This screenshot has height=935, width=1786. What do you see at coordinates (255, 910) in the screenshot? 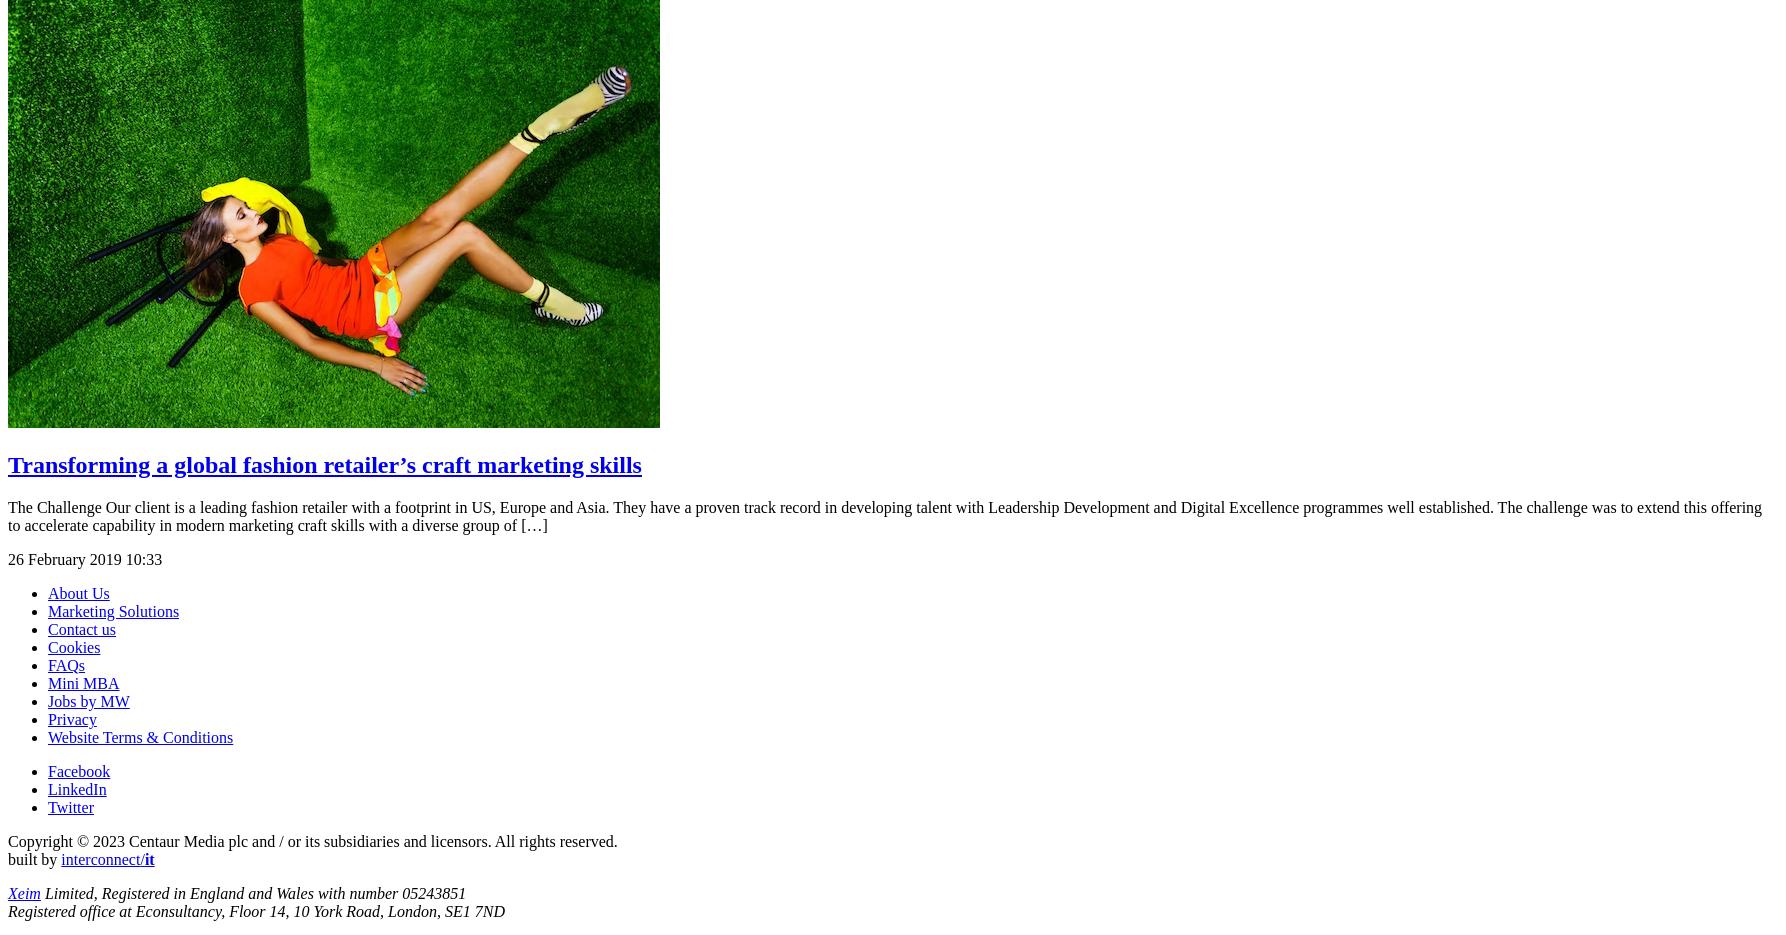
I see `'Registered office at Econsultancy, Floor 14, 10 York Road, London, SE1 7ND'` at bounding box center [255, 910].